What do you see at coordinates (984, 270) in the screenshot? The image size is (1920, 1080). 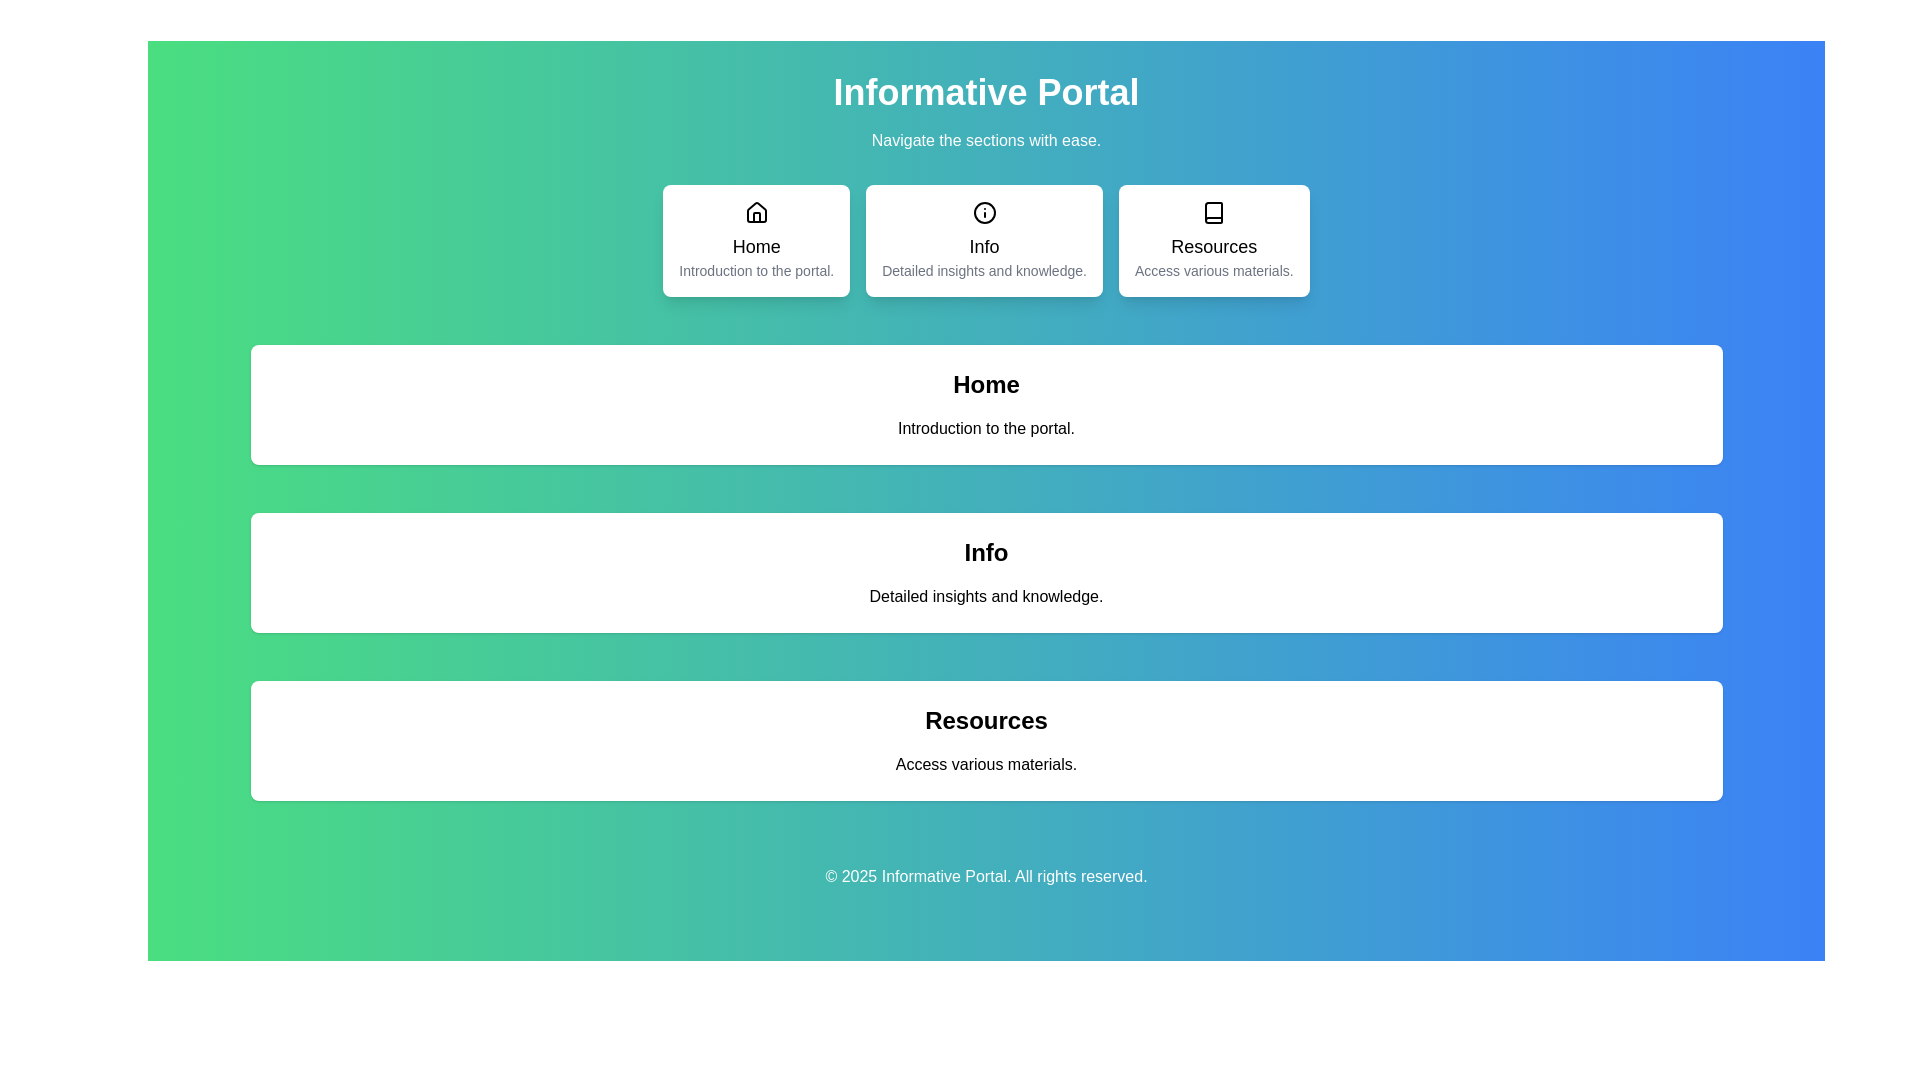 I see `the static text block that reads 'Detailed insights and knowledge.' located below the heading 'Info' in the card component` at bounding box center [984, 270].